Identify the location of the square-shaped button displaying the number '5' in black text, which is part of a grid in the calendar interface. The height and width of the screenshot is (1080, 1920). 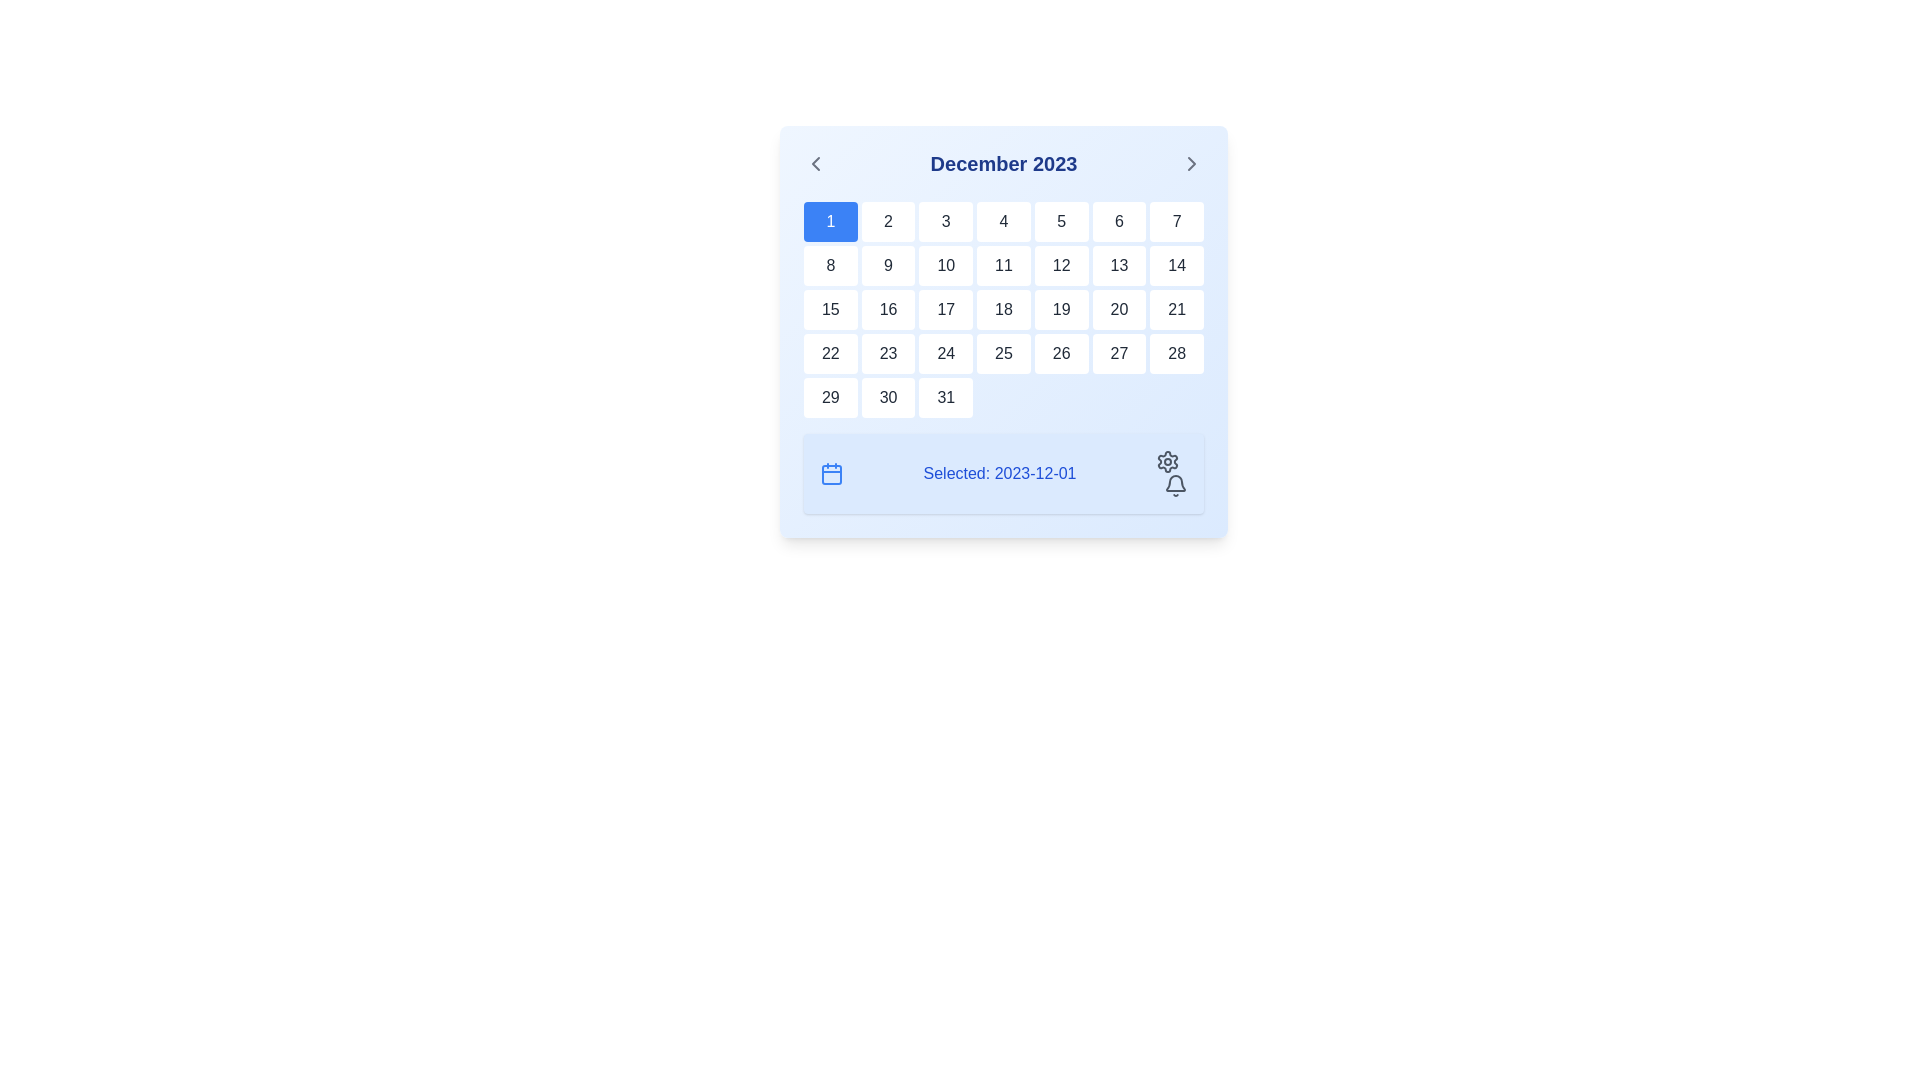
(1060, 222).